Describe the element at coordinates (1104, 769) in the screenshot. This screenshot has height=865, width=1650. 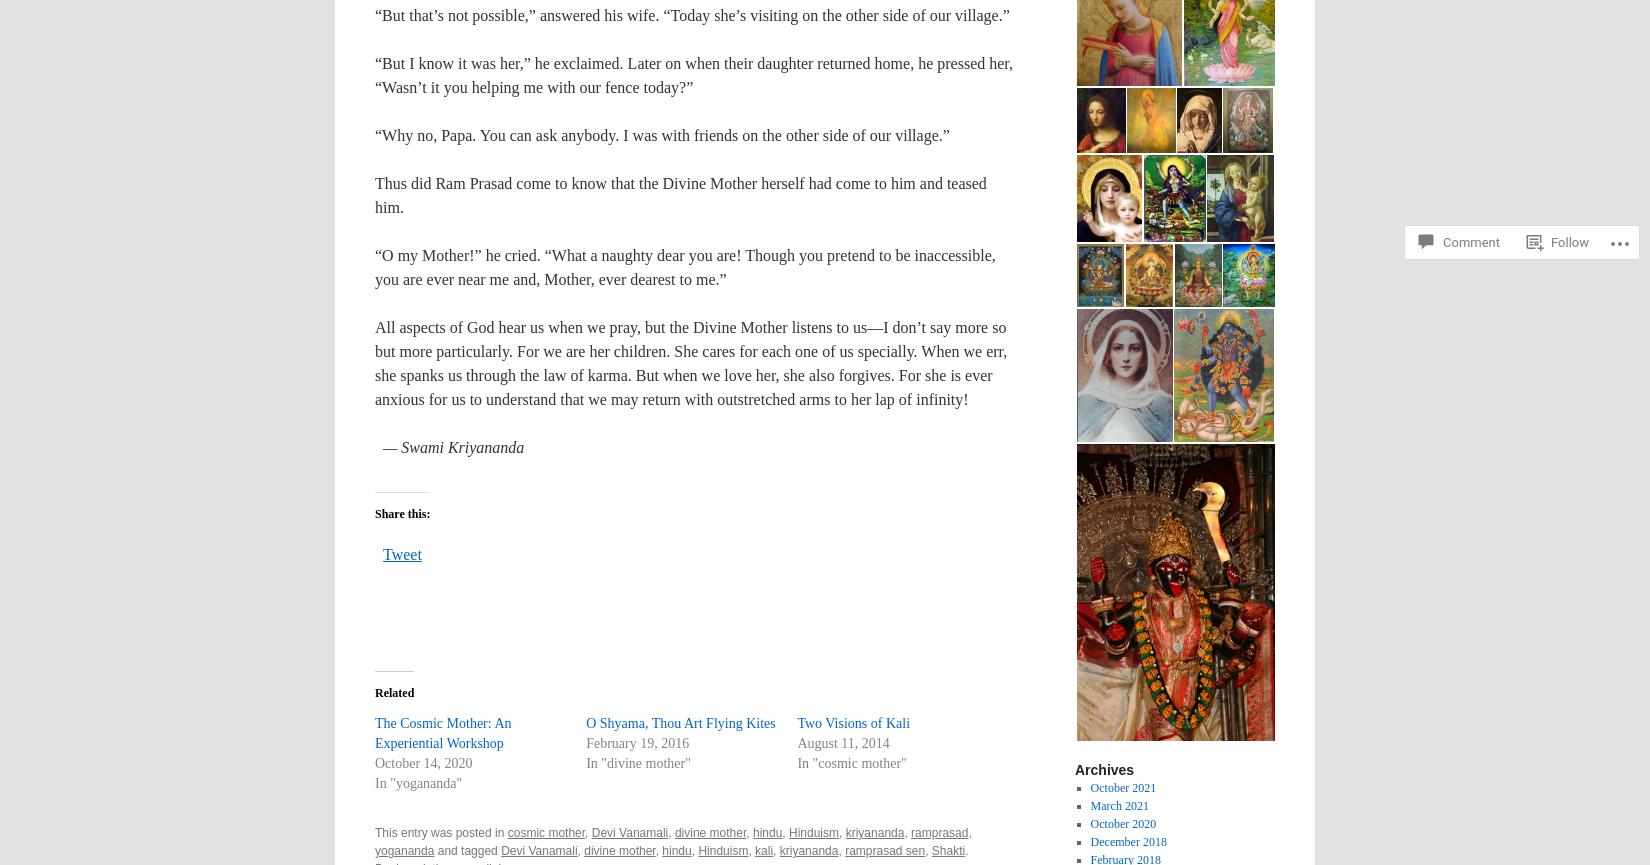
I see `'Archives'` at that location.